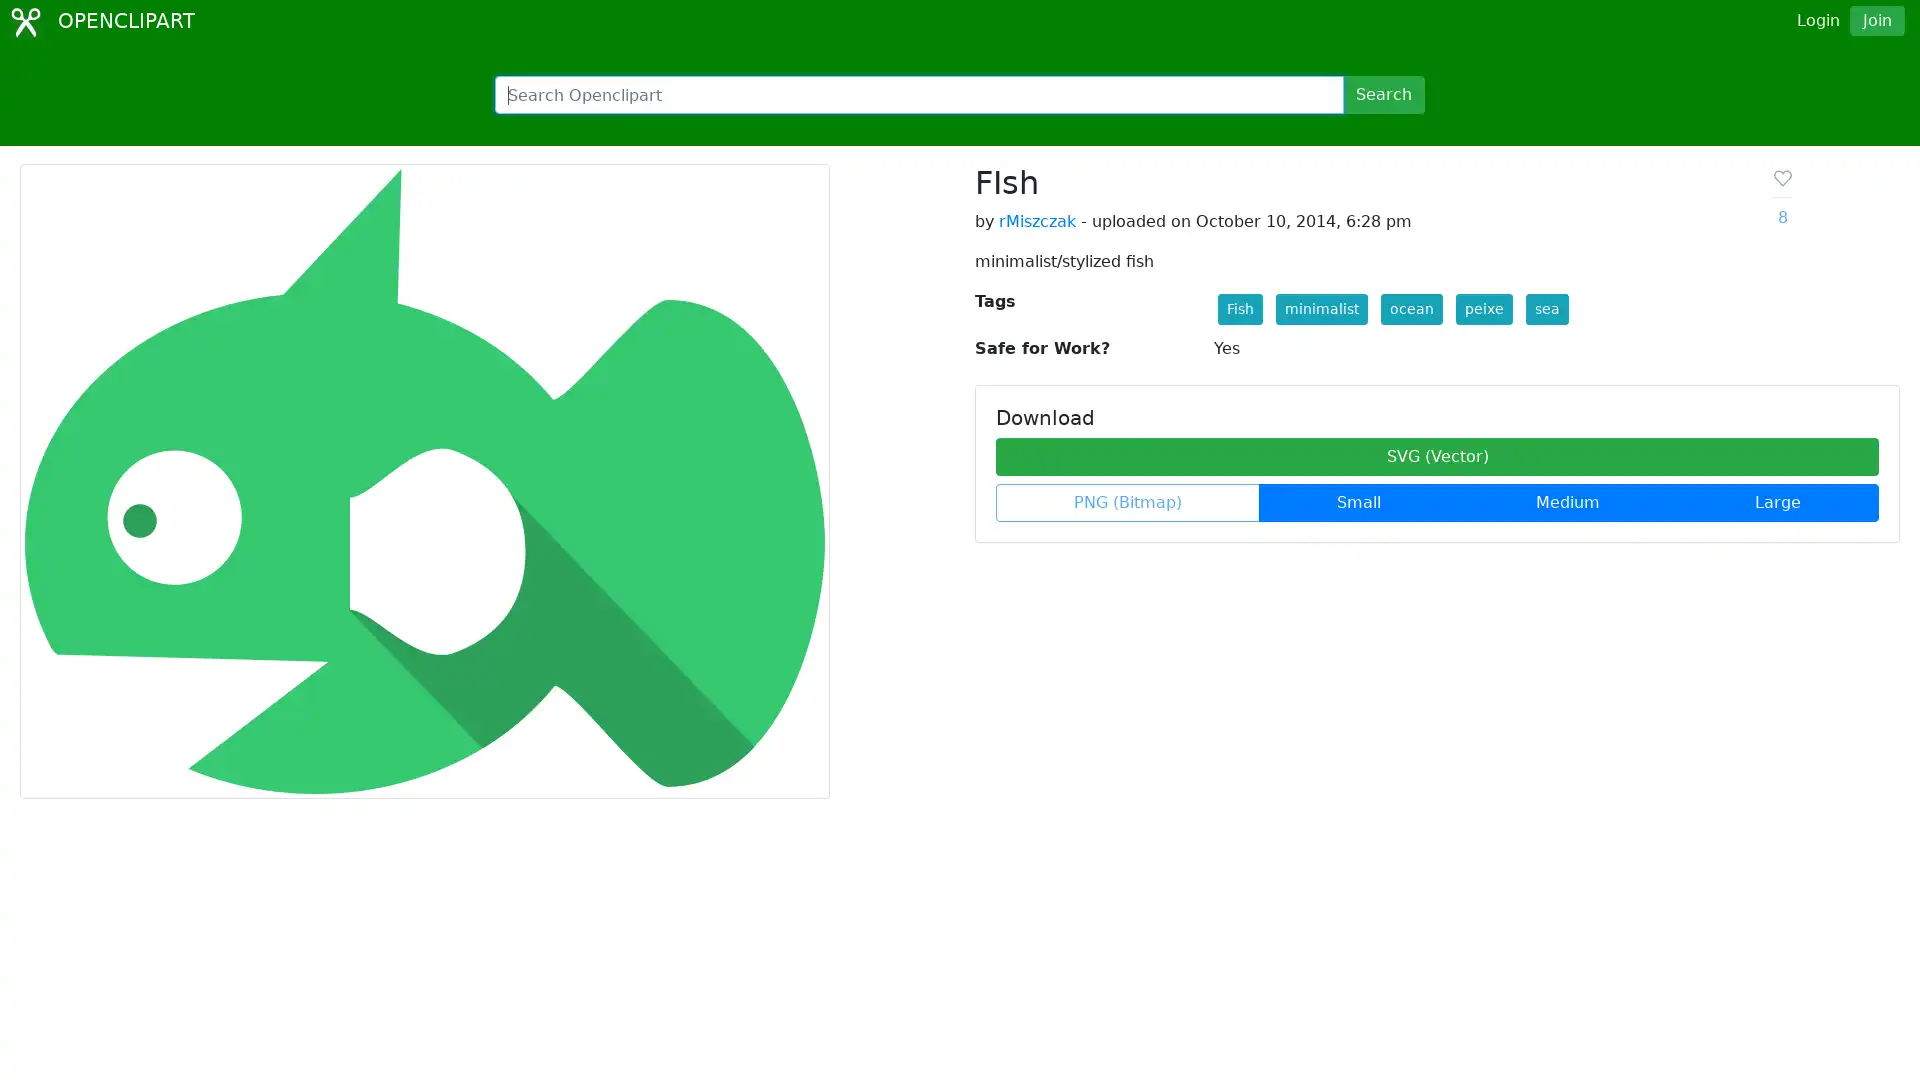 Image resolution: width=1920 pixels, height=1080 pixels. I want to click on Fish, so click(1238, 309).